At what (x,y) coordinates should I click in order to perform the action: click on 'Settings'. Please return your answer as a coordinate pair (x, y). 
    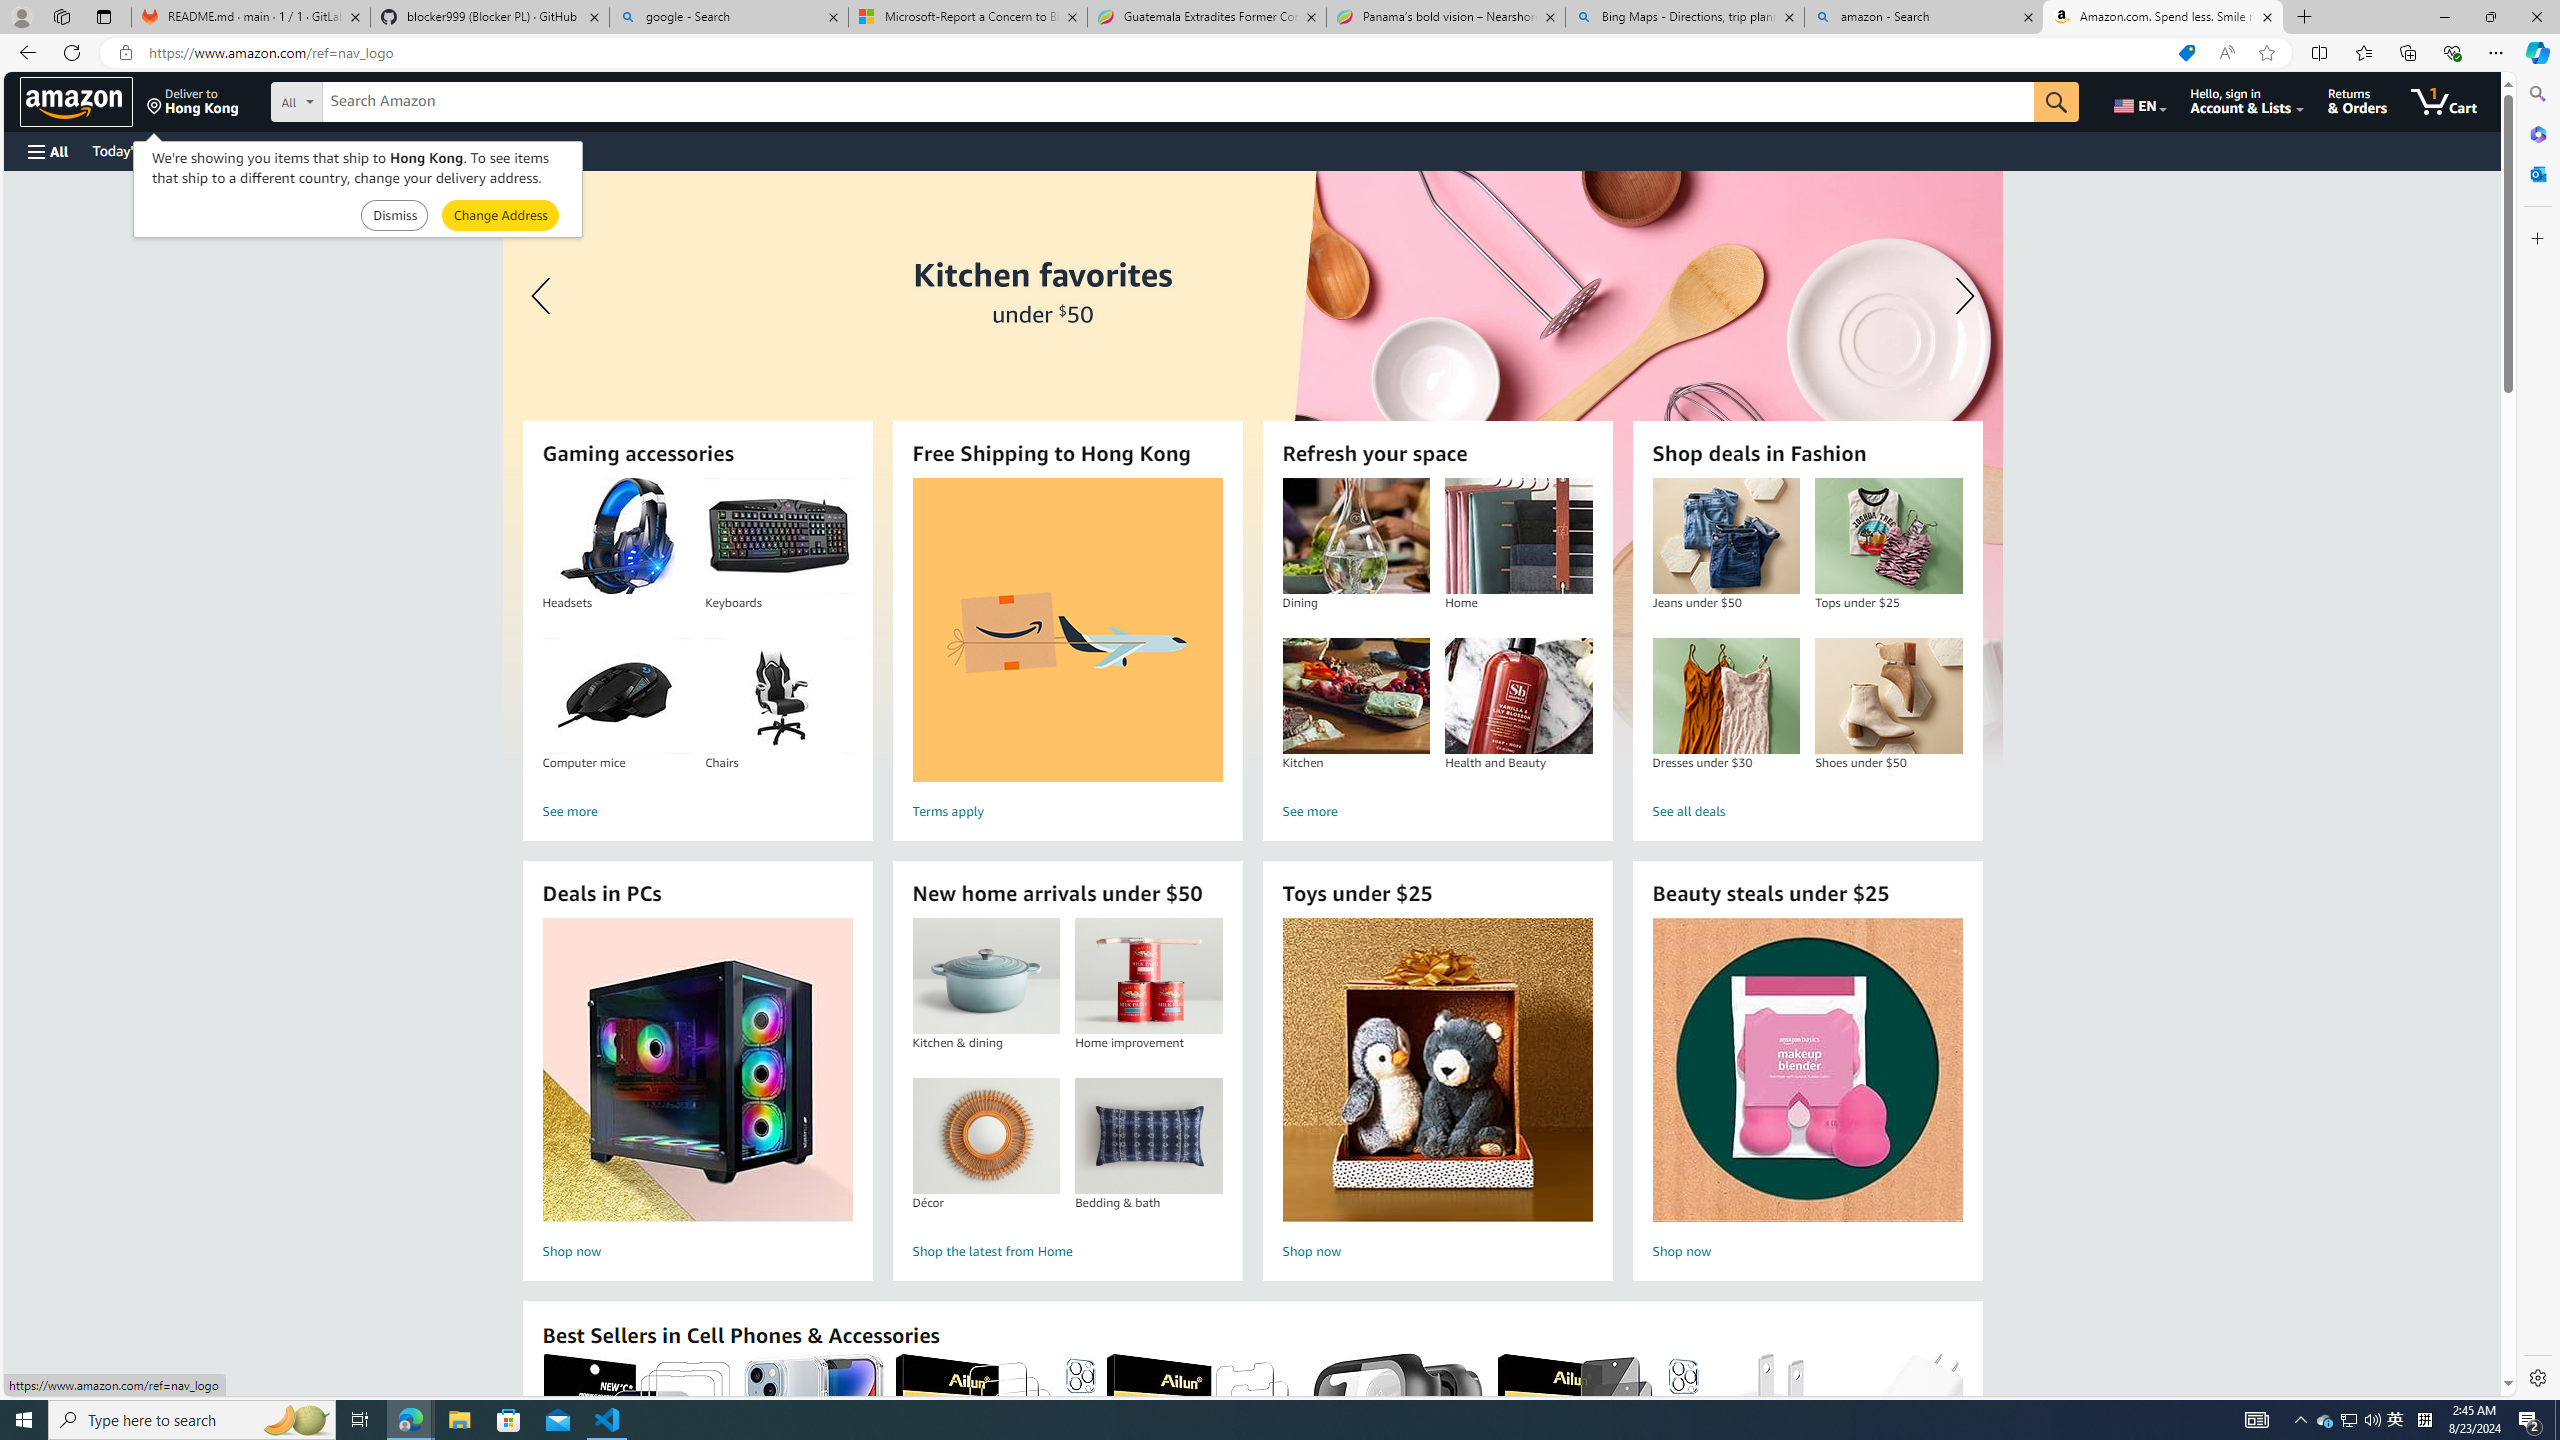
    Looking at the image, I should click on (2535, 1376).